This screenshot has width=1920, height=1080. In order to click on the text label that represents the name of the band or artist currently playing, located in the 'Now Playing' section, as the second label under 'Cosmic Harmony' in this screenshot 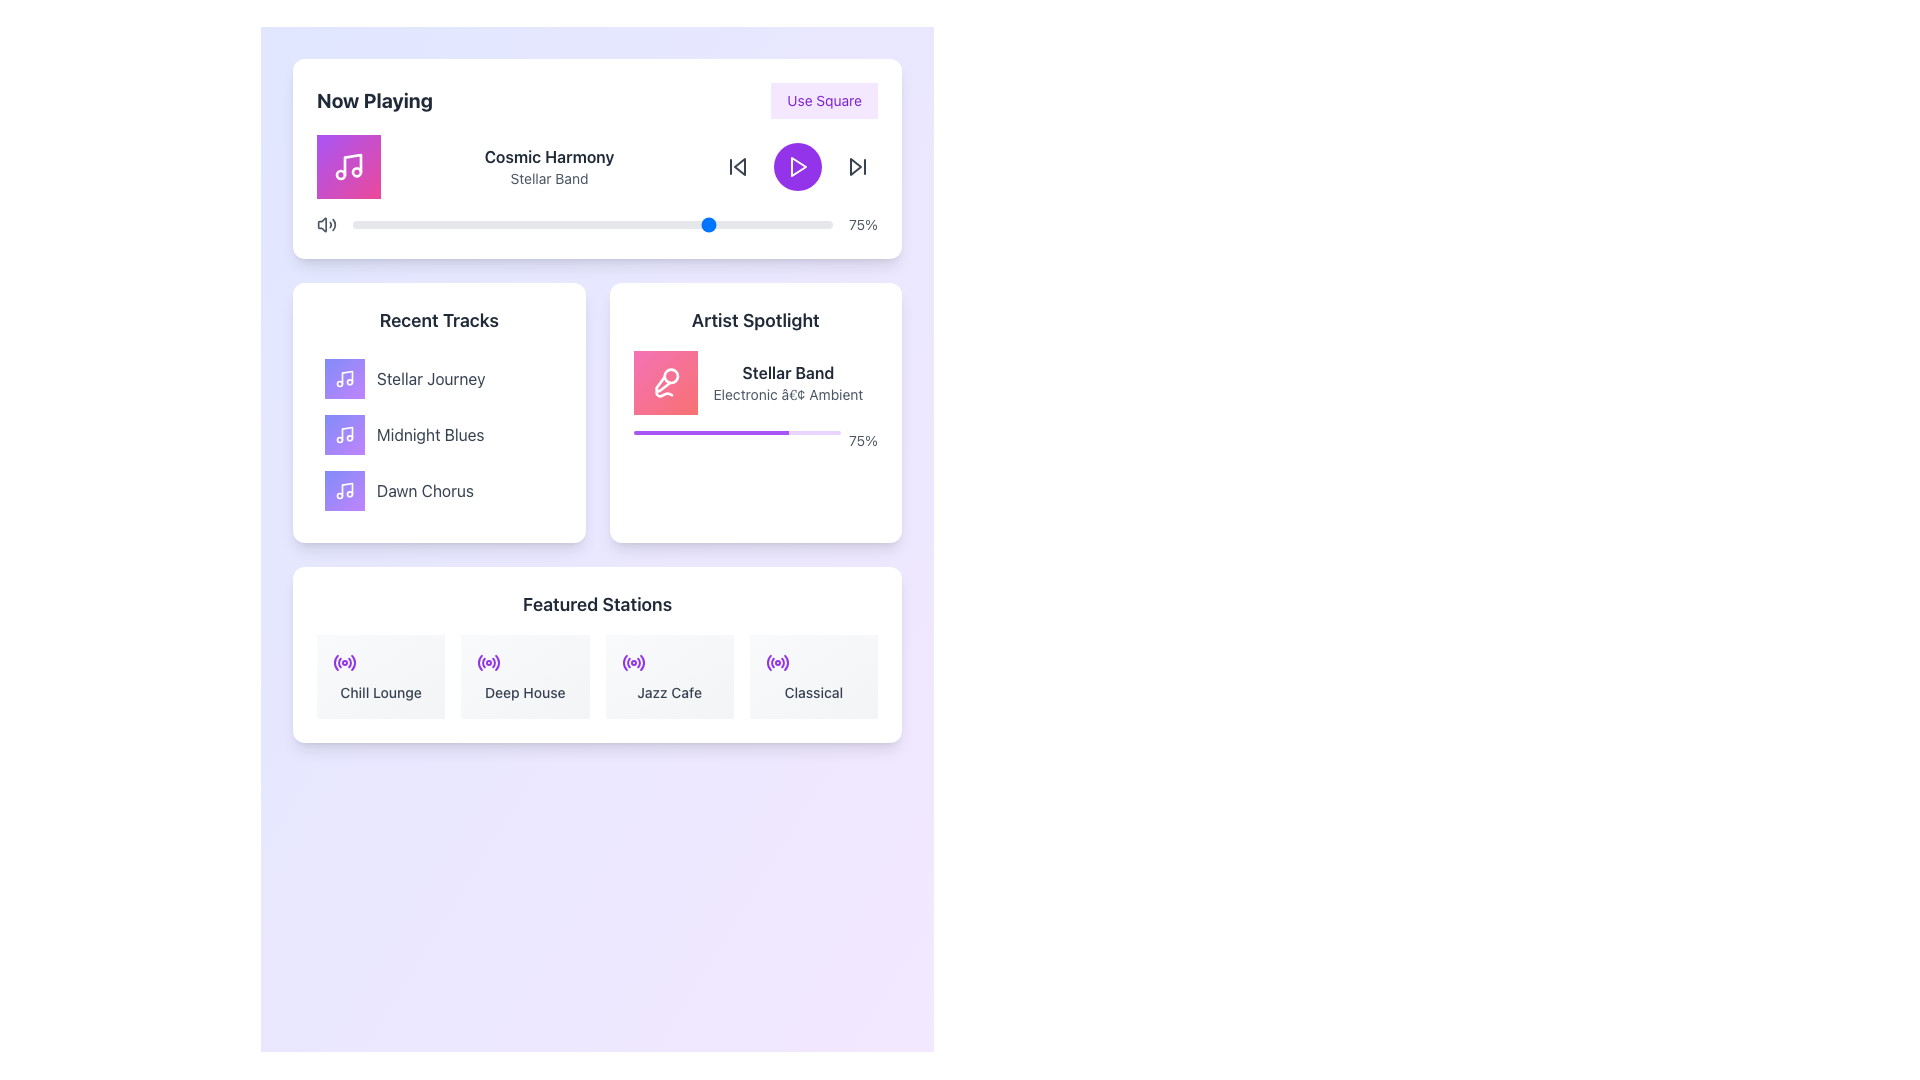, I will do `click(549, 177)`.